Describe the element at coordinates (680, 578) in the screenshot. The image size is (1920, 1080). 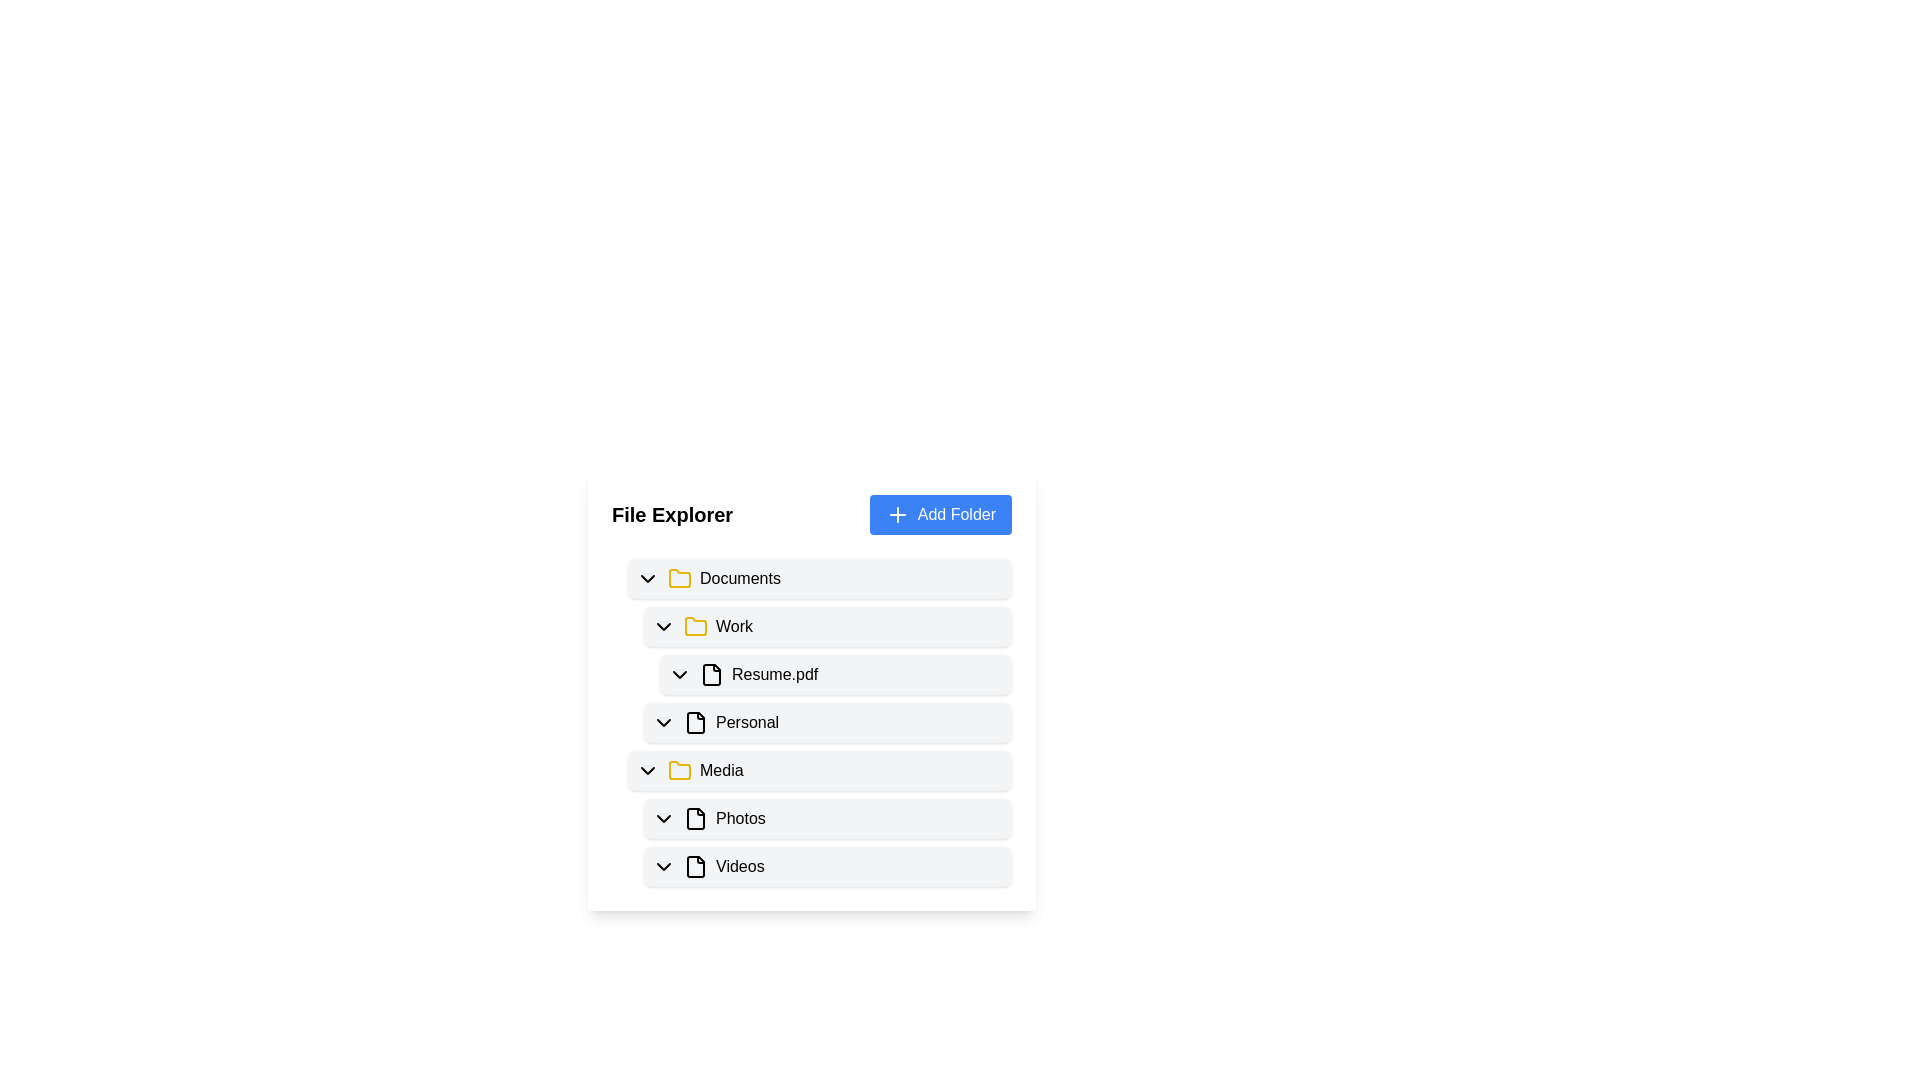
I see `the yellow folder icon located in the Documents row of the File Explorer interface` at that location.